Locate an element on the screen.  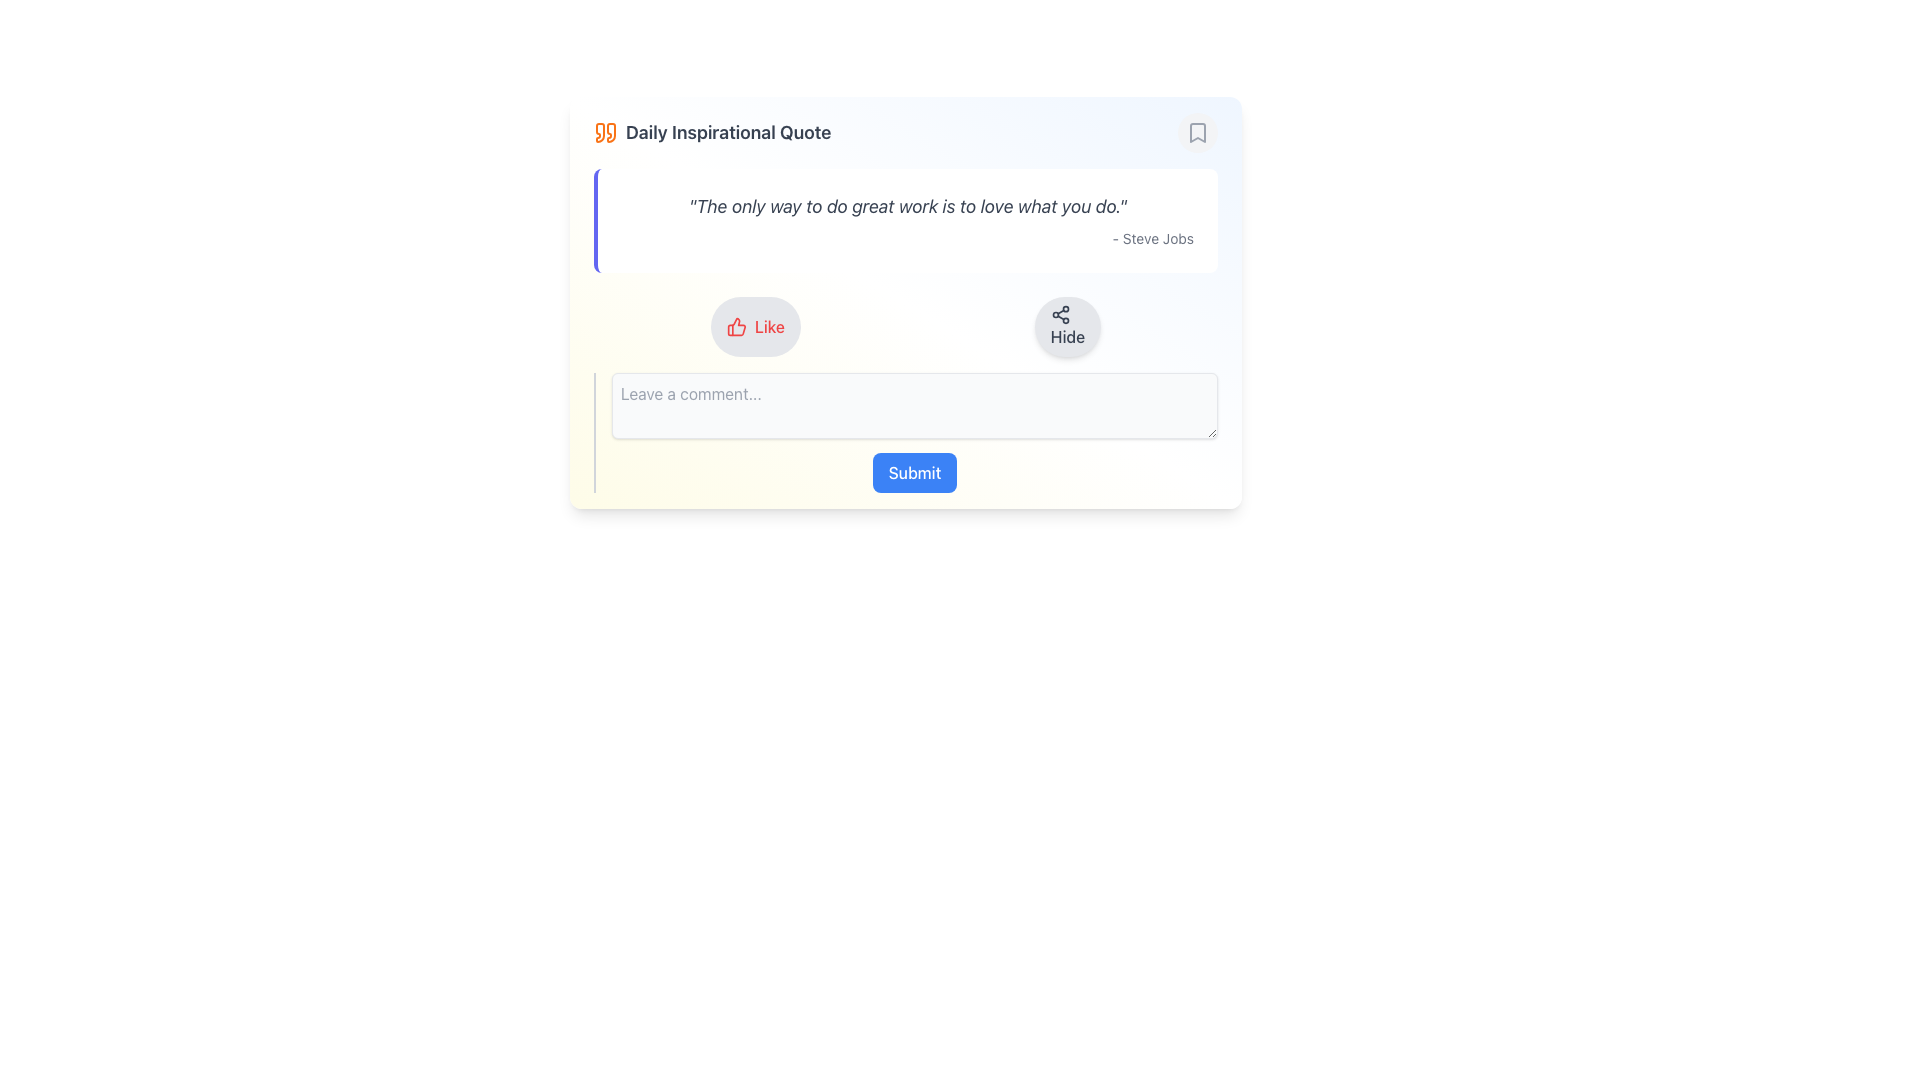
the 'Like' icon located in the lower section of the interface is located at coordinates (735, 326).